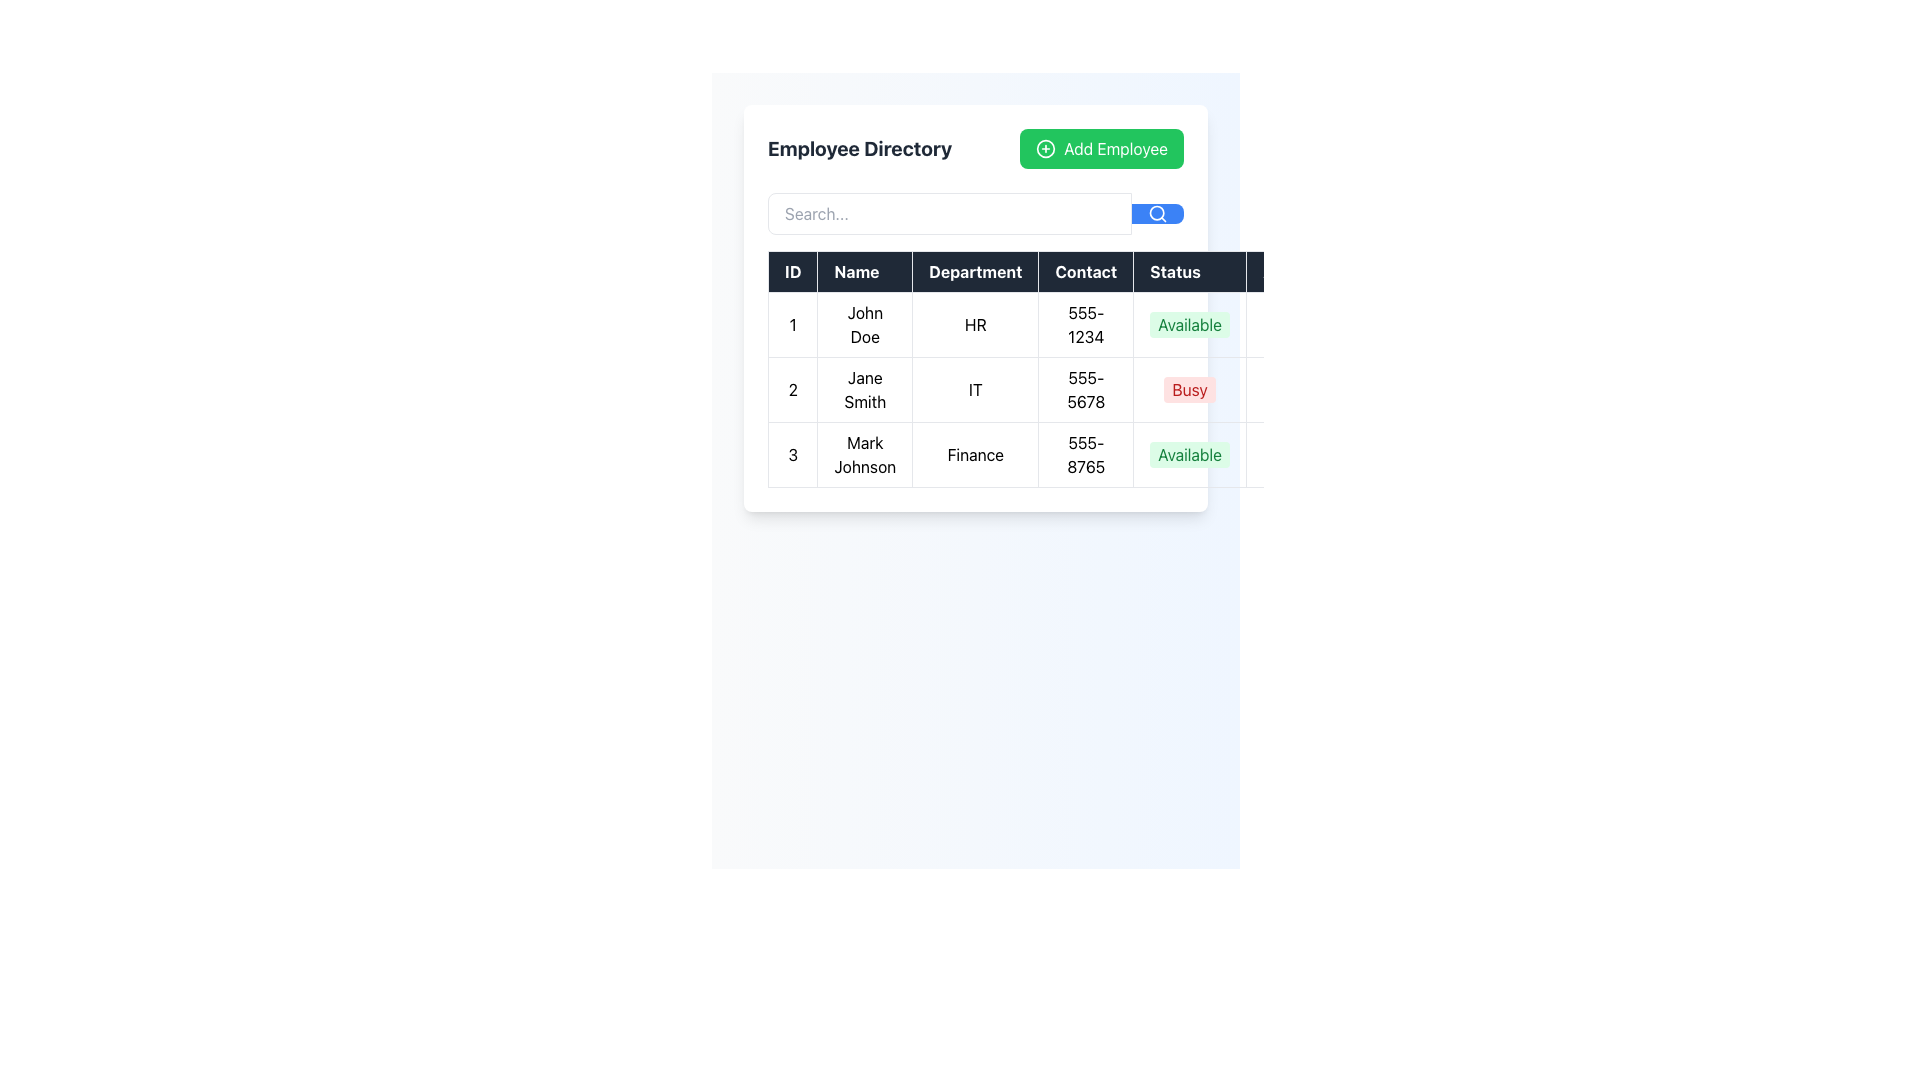  What do you see at coordinates (865, 272) in the screenshot?
I see `text from the Table Header Cell labeled 'Name', which is a rectangular cell with a dark background and white bold text, located in the second column of the header row between 'ID' and 'Department'` at bounding box center [865, 272].